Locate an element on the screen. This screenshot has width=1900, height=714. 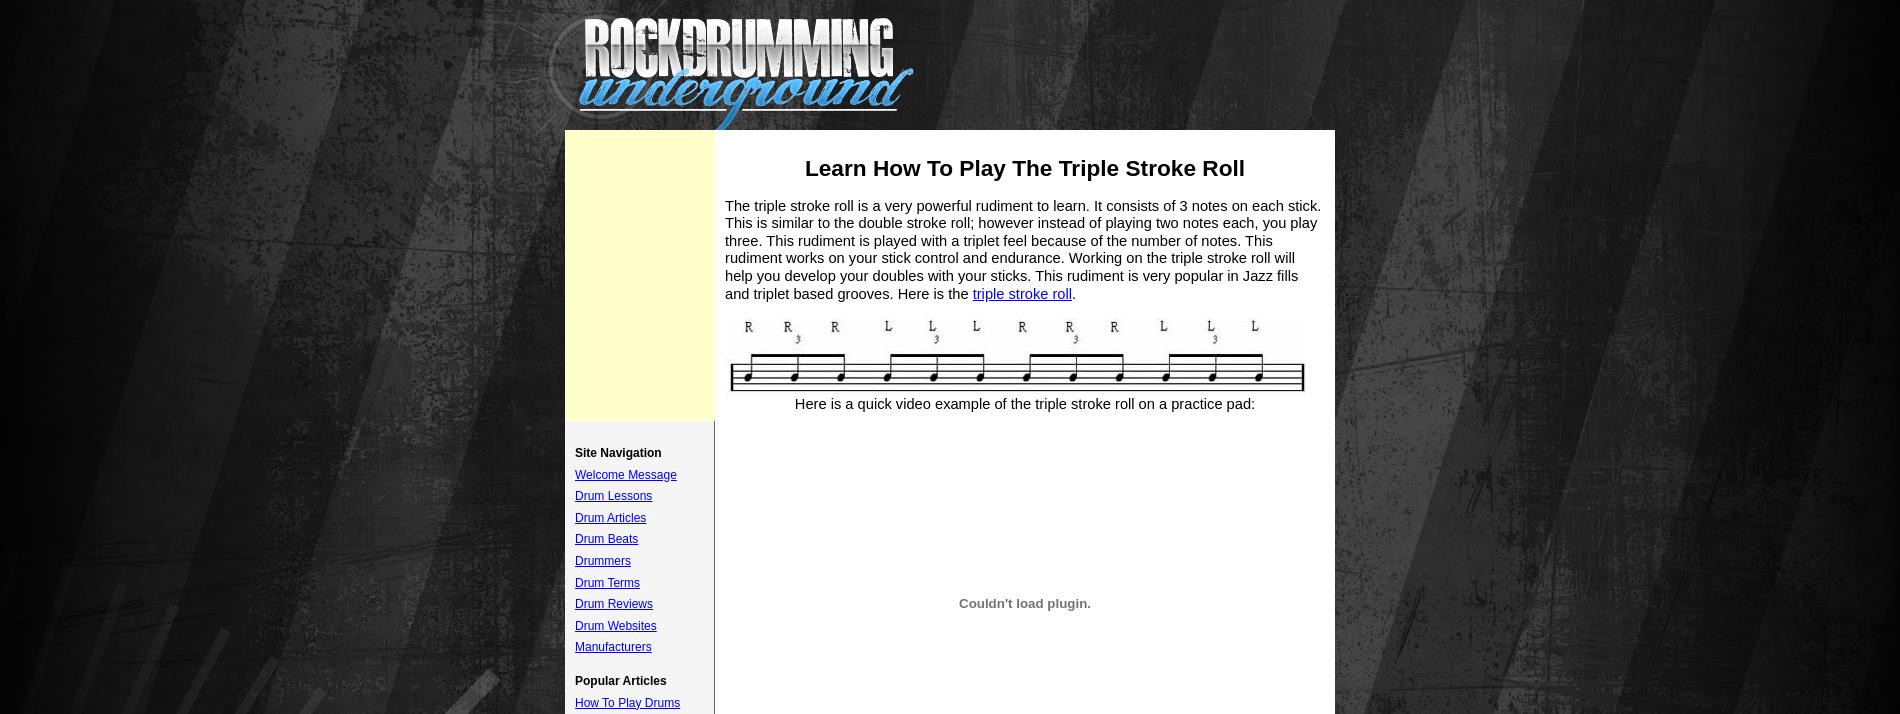
'.' is located at coordinates (1074, 292).